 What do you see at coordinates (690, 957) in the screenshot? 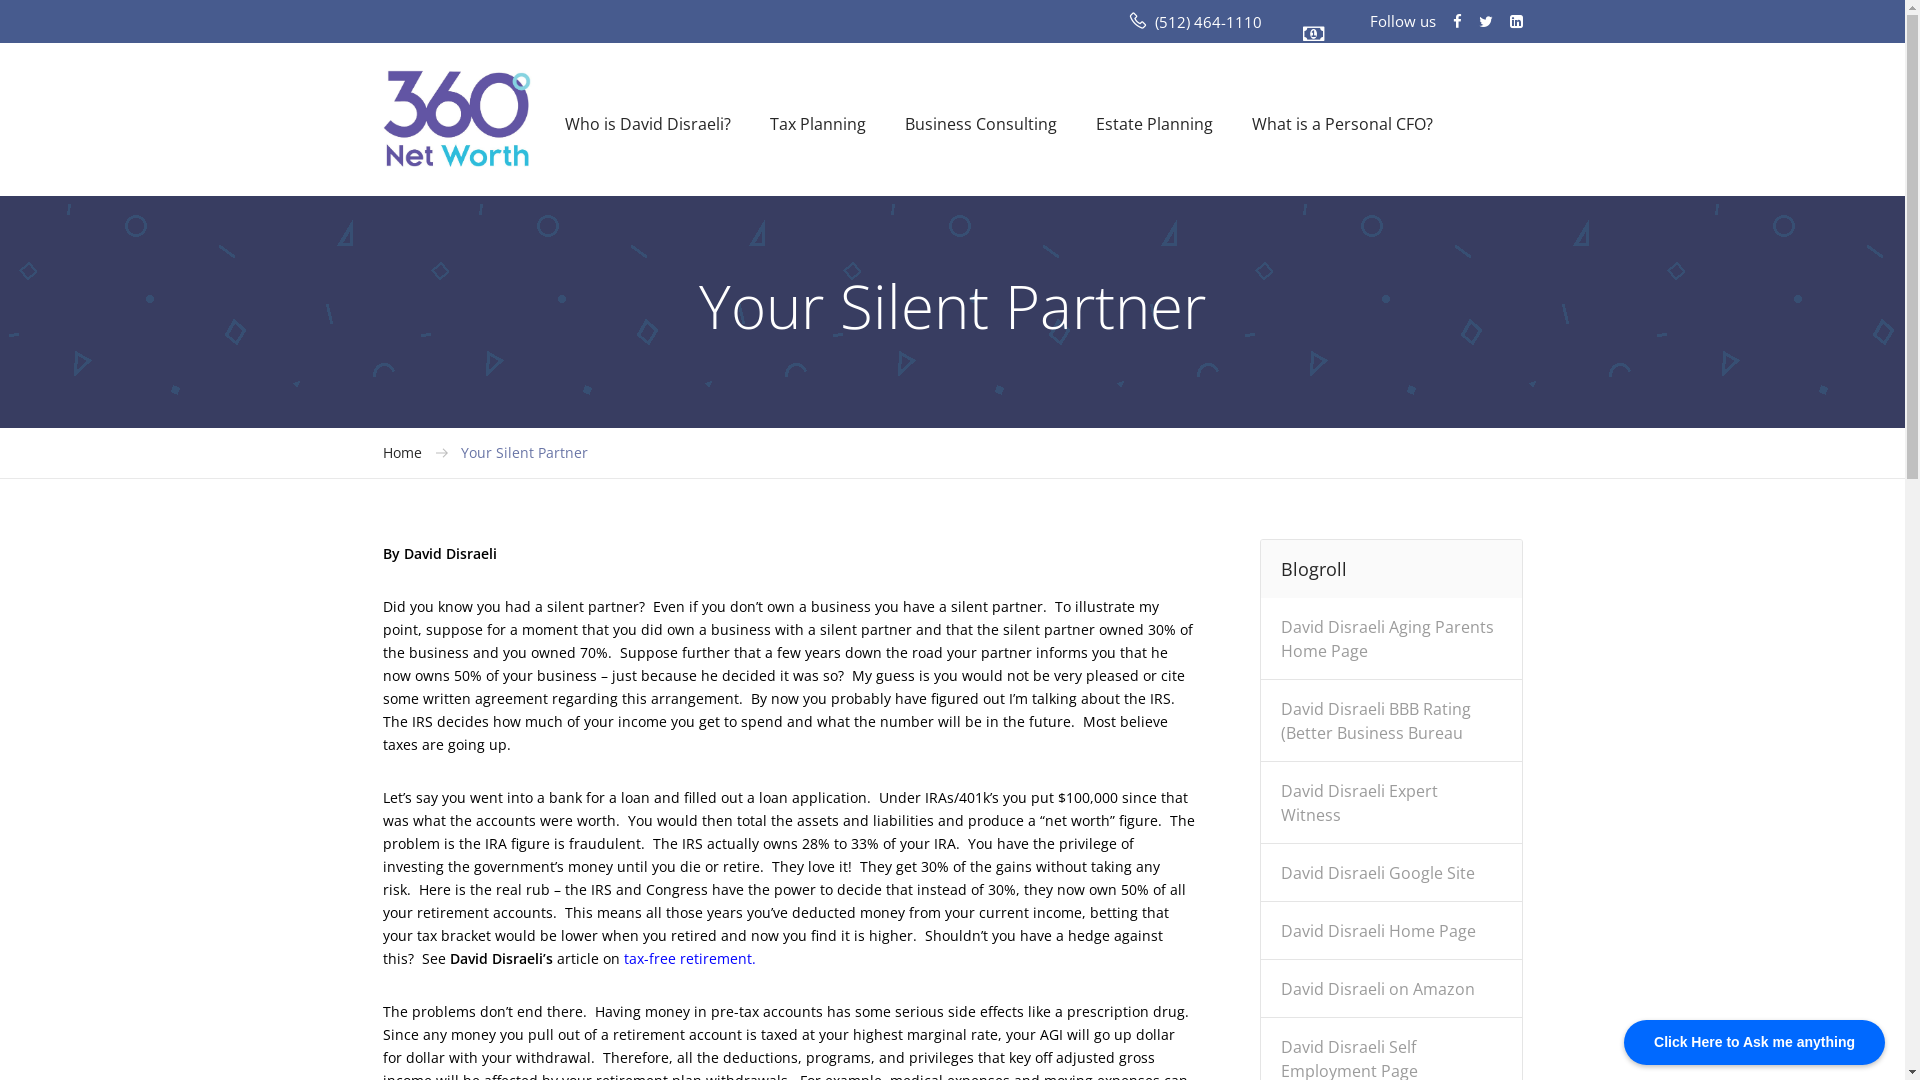
I see `'tax-free retirement.'` at bounding box center [690, 957].